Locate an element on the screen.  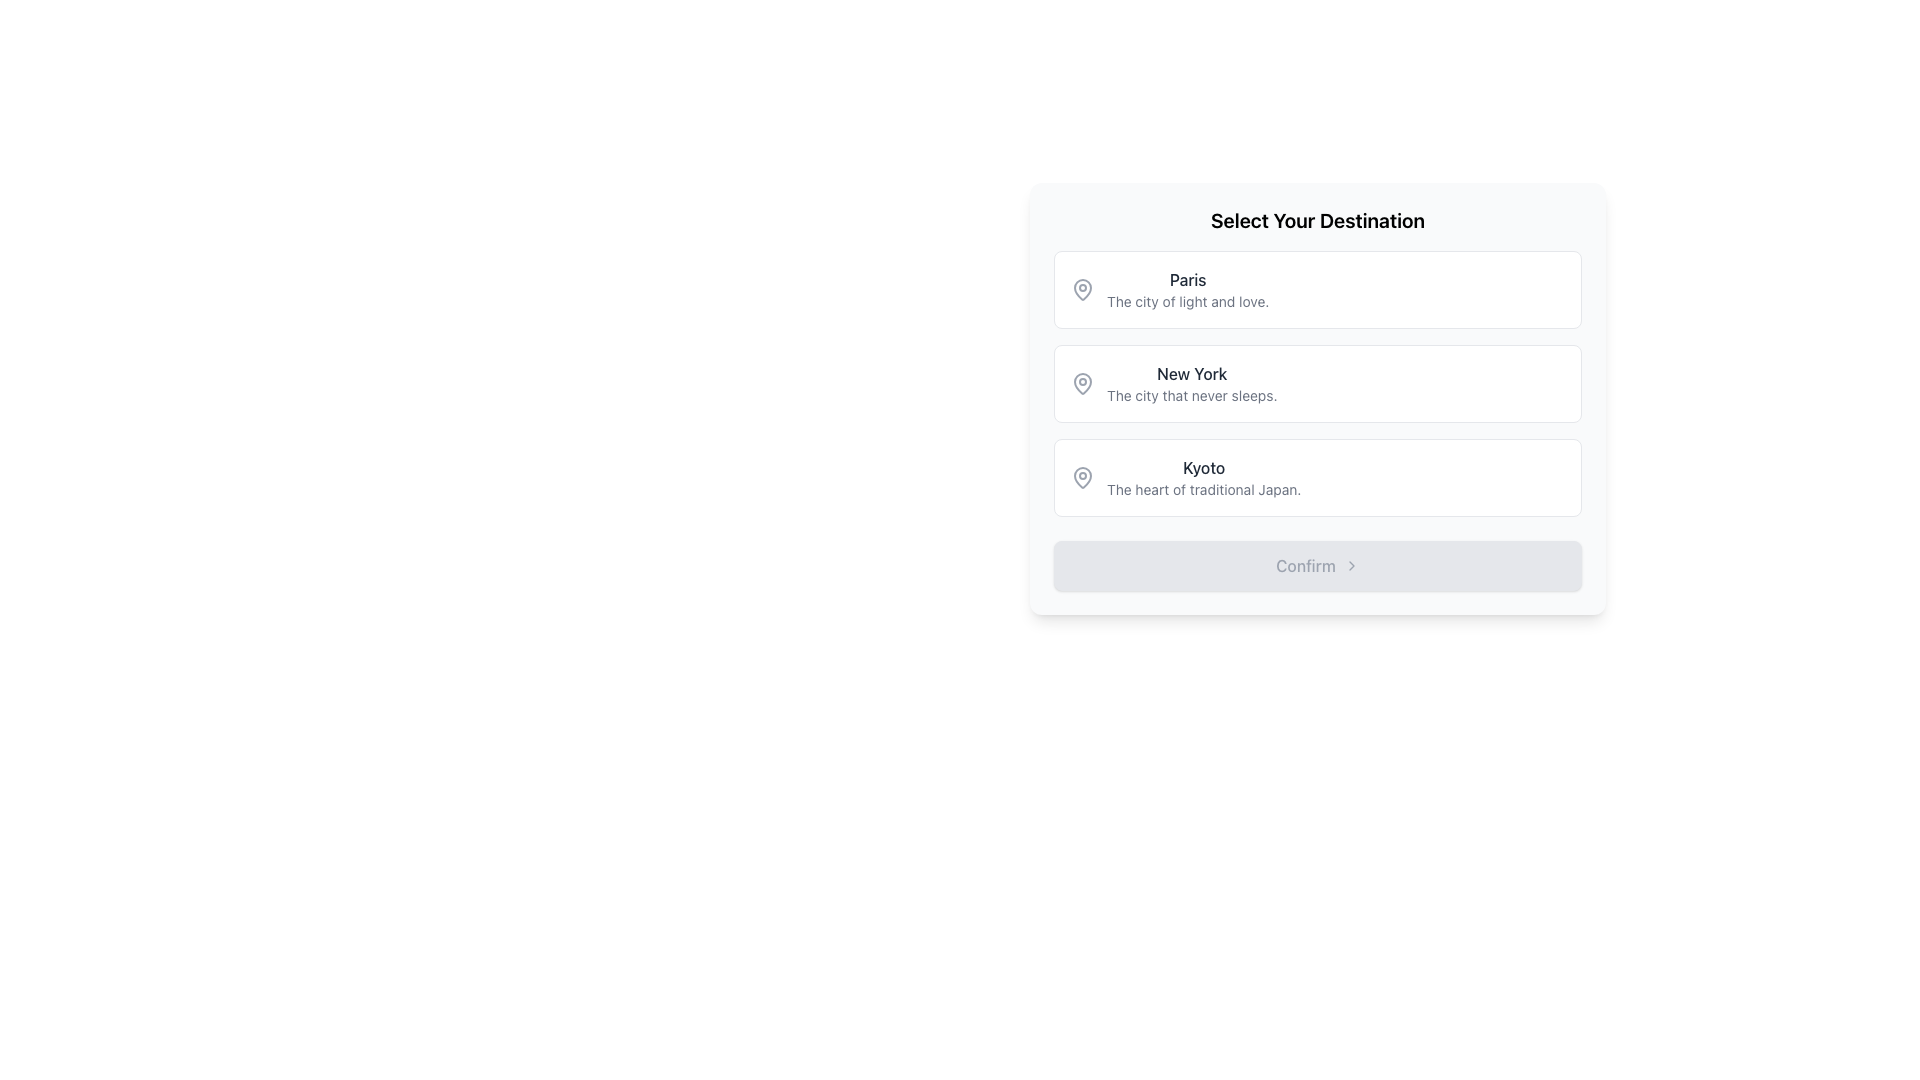
text block displaying 'Kyoto' with the subtitle 'The heart of traditional Japan.' located in the third option of the 'Select Your Destination' list is located at coordinates (1203, 478).